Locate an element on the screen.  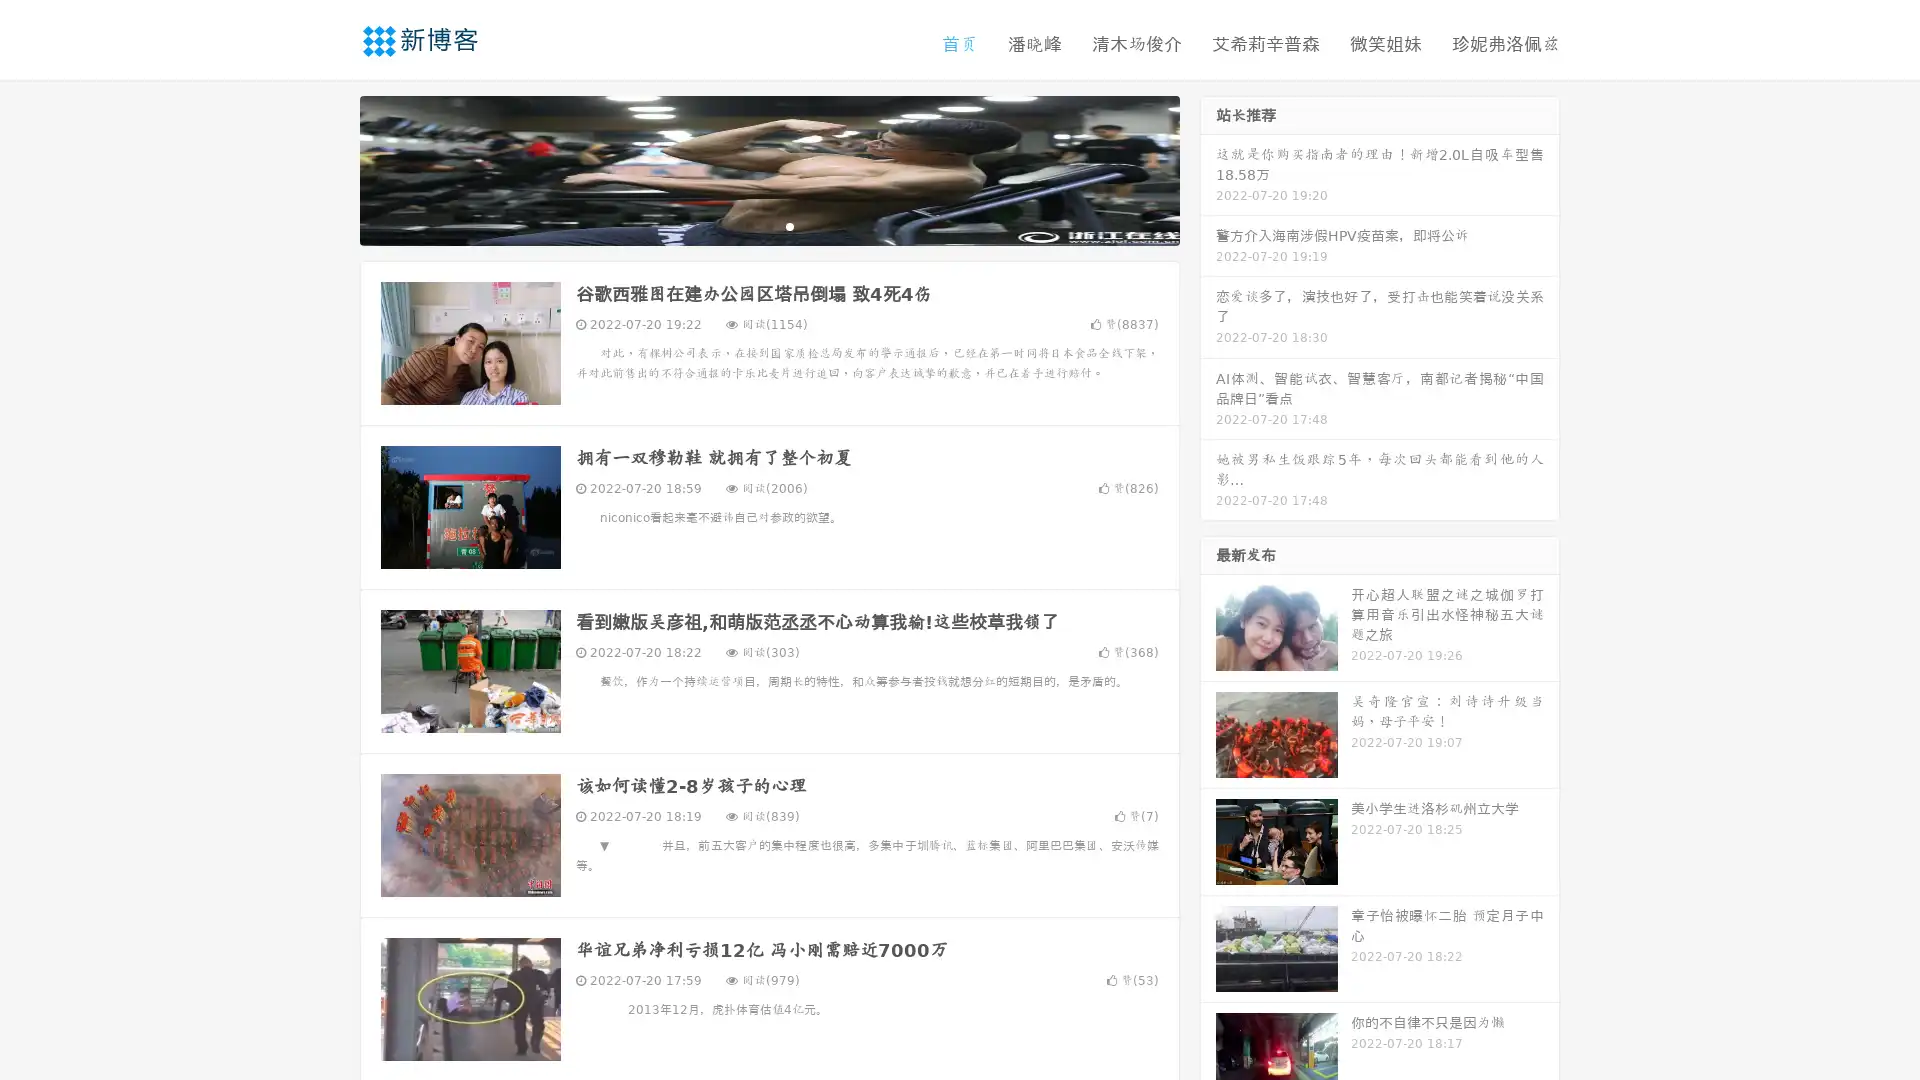
Go to slide 1 is located at coordinates (748, 225).